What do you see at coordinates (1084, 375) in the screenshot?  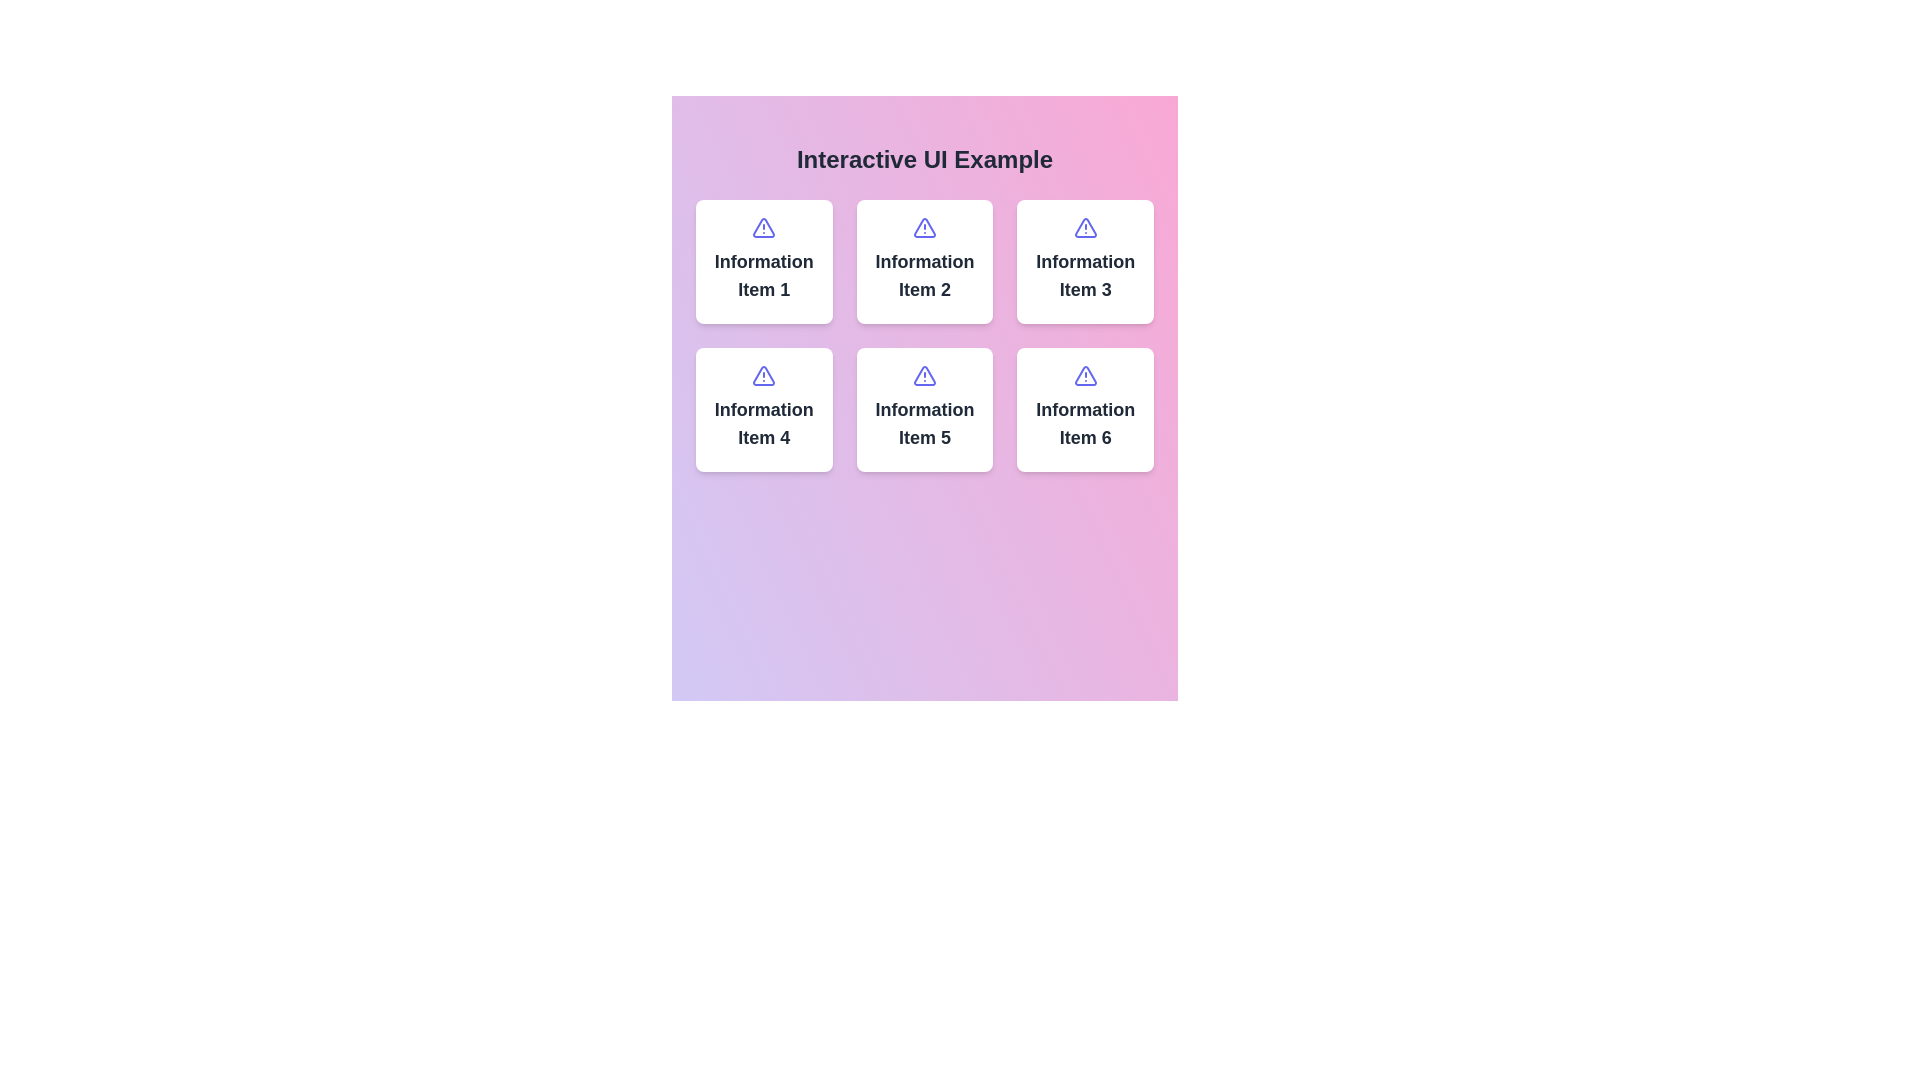 I see `the alert or warning icon located at the top center of the 'Information Item 6' card in the lower-right position of a 2x3 grid layout` at bounding box center [1084, 375].